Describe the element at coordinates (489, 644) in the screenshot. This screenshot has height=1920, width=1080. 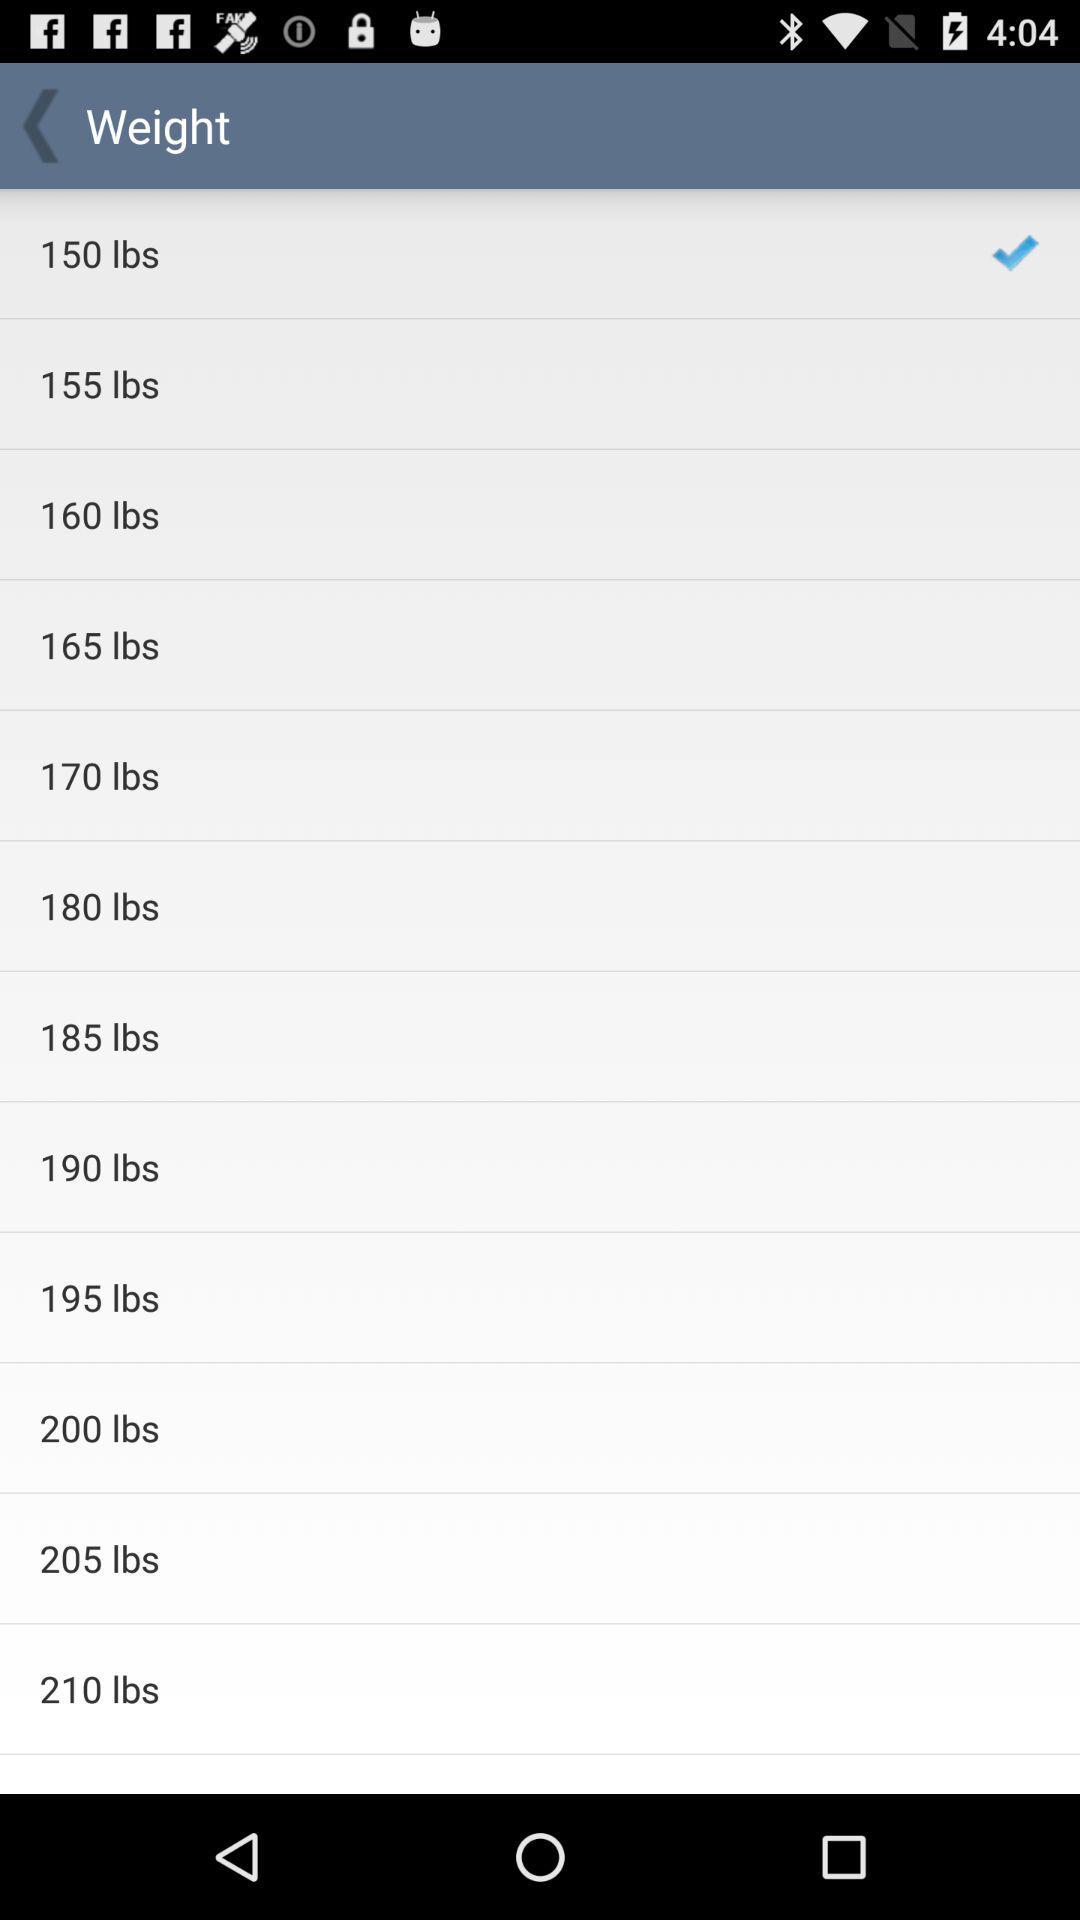
I see `the 165 lbs icon` at that location.